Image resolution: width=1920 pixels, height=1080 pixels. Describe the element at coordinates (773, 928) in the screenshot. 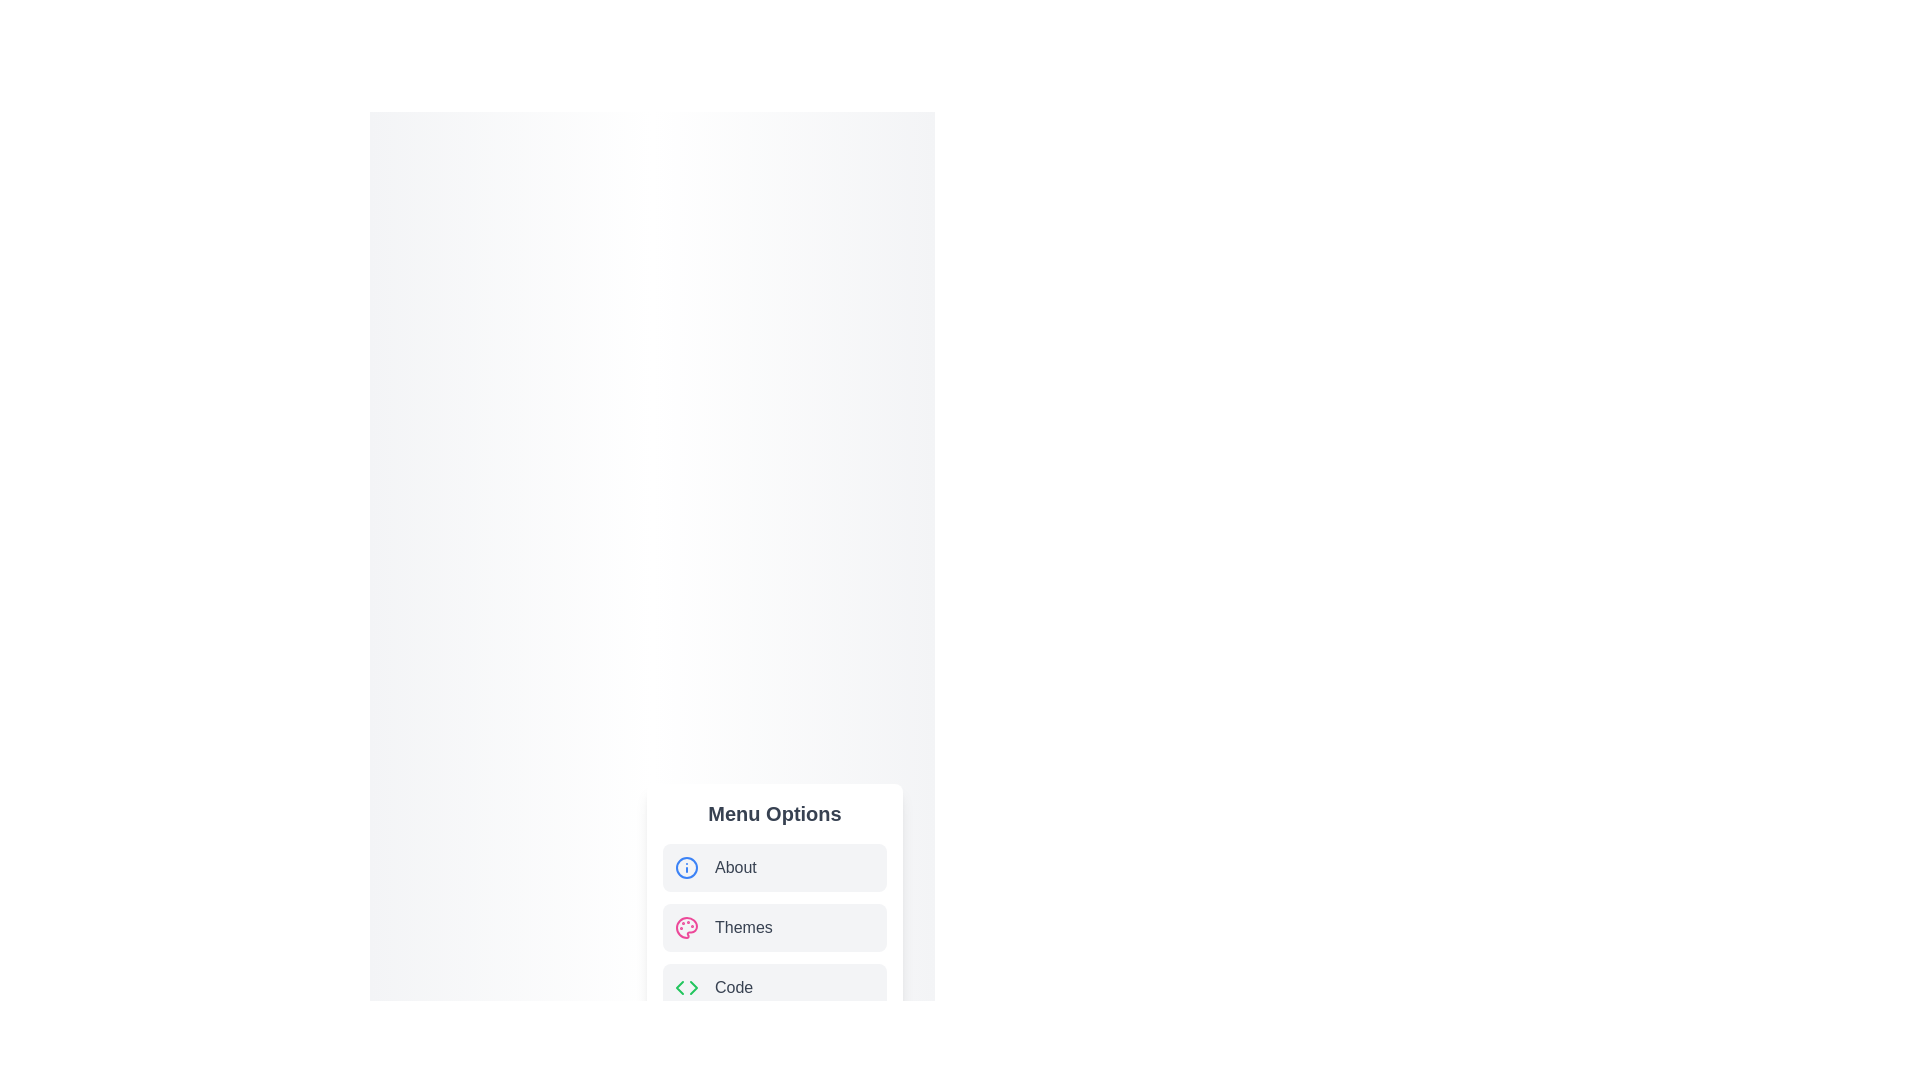

I see `the second menu item in the vertical menu list` at that location.